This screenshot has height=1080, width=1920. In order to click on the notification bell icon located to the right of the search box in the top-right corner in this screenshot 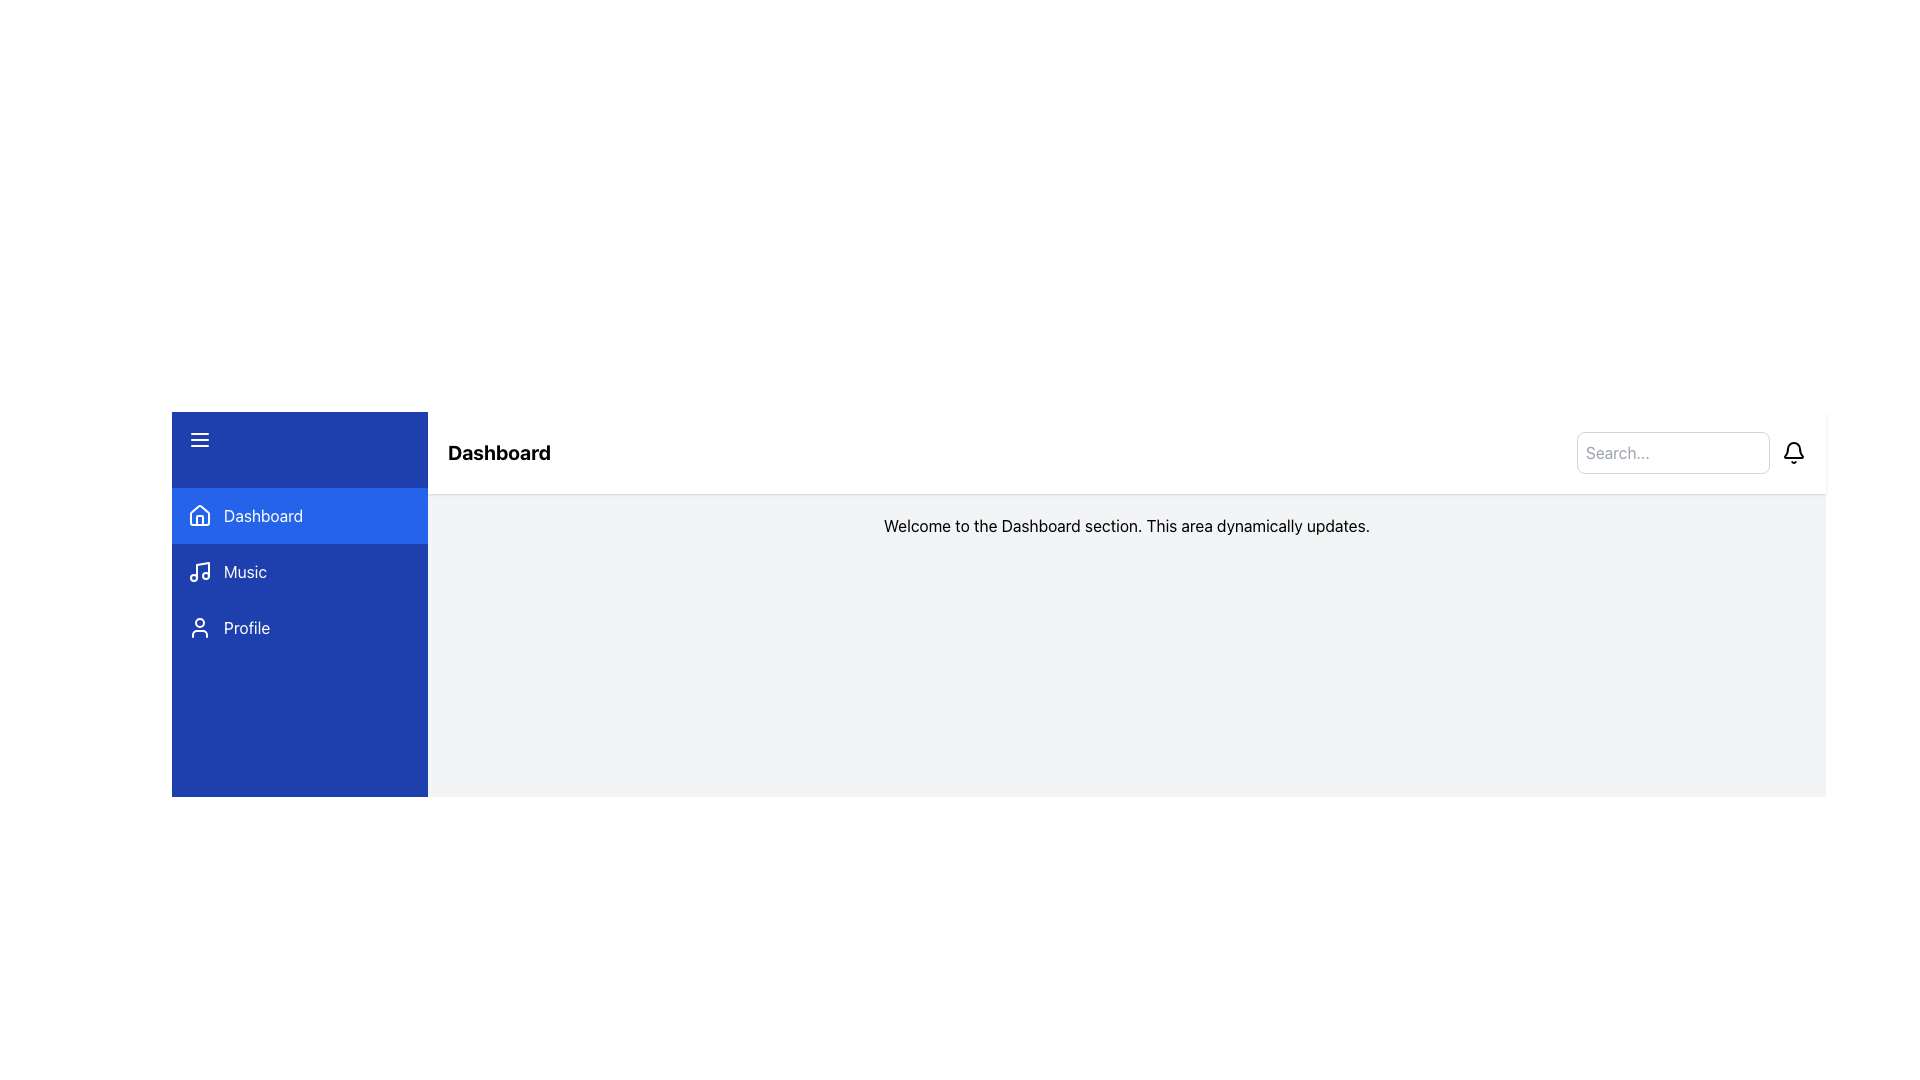, I will do `click(1794, 452)`.